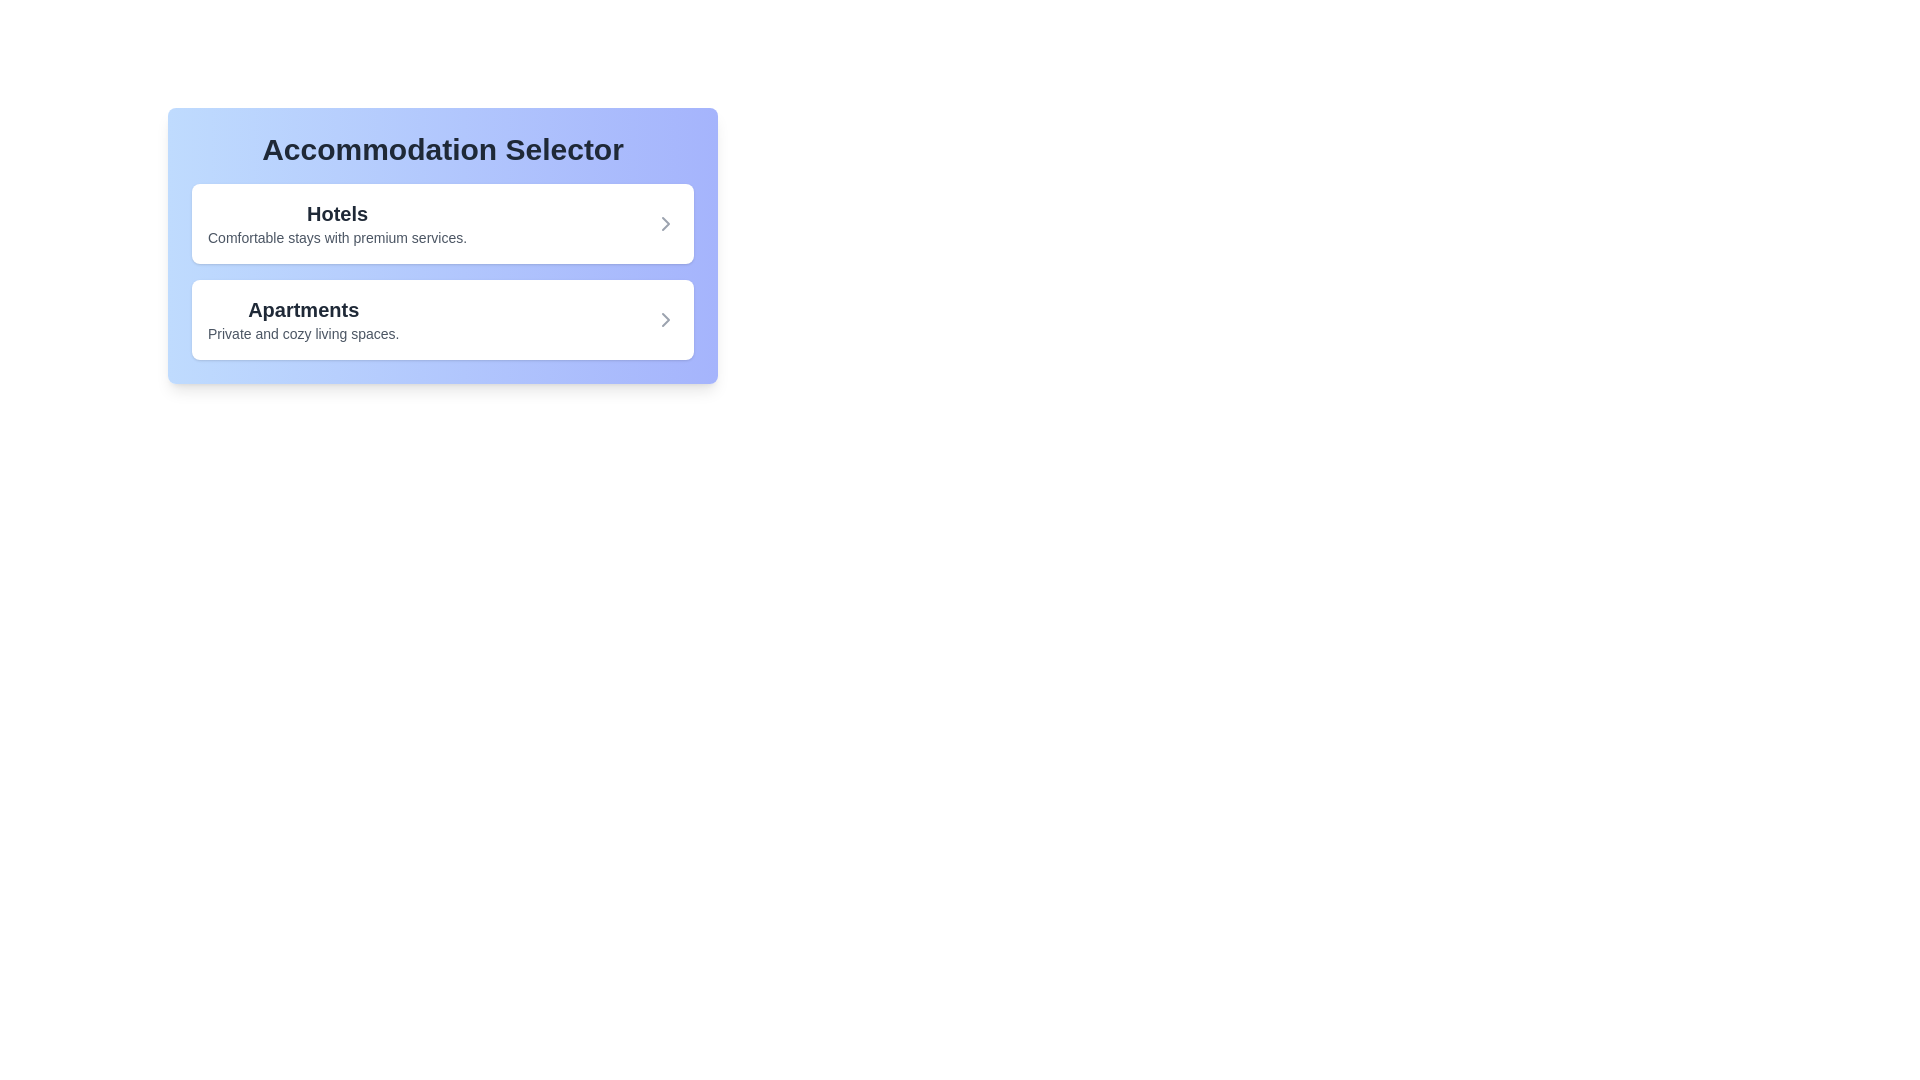 Image resolution: width=1920 pixels, height=1080 pixels. What do you see at coordinates (441, 319) in the screenshot?
I see `the second card titled 'Apartments' in the 'Accommodation Selector' section` at bounding box center [441, 319].